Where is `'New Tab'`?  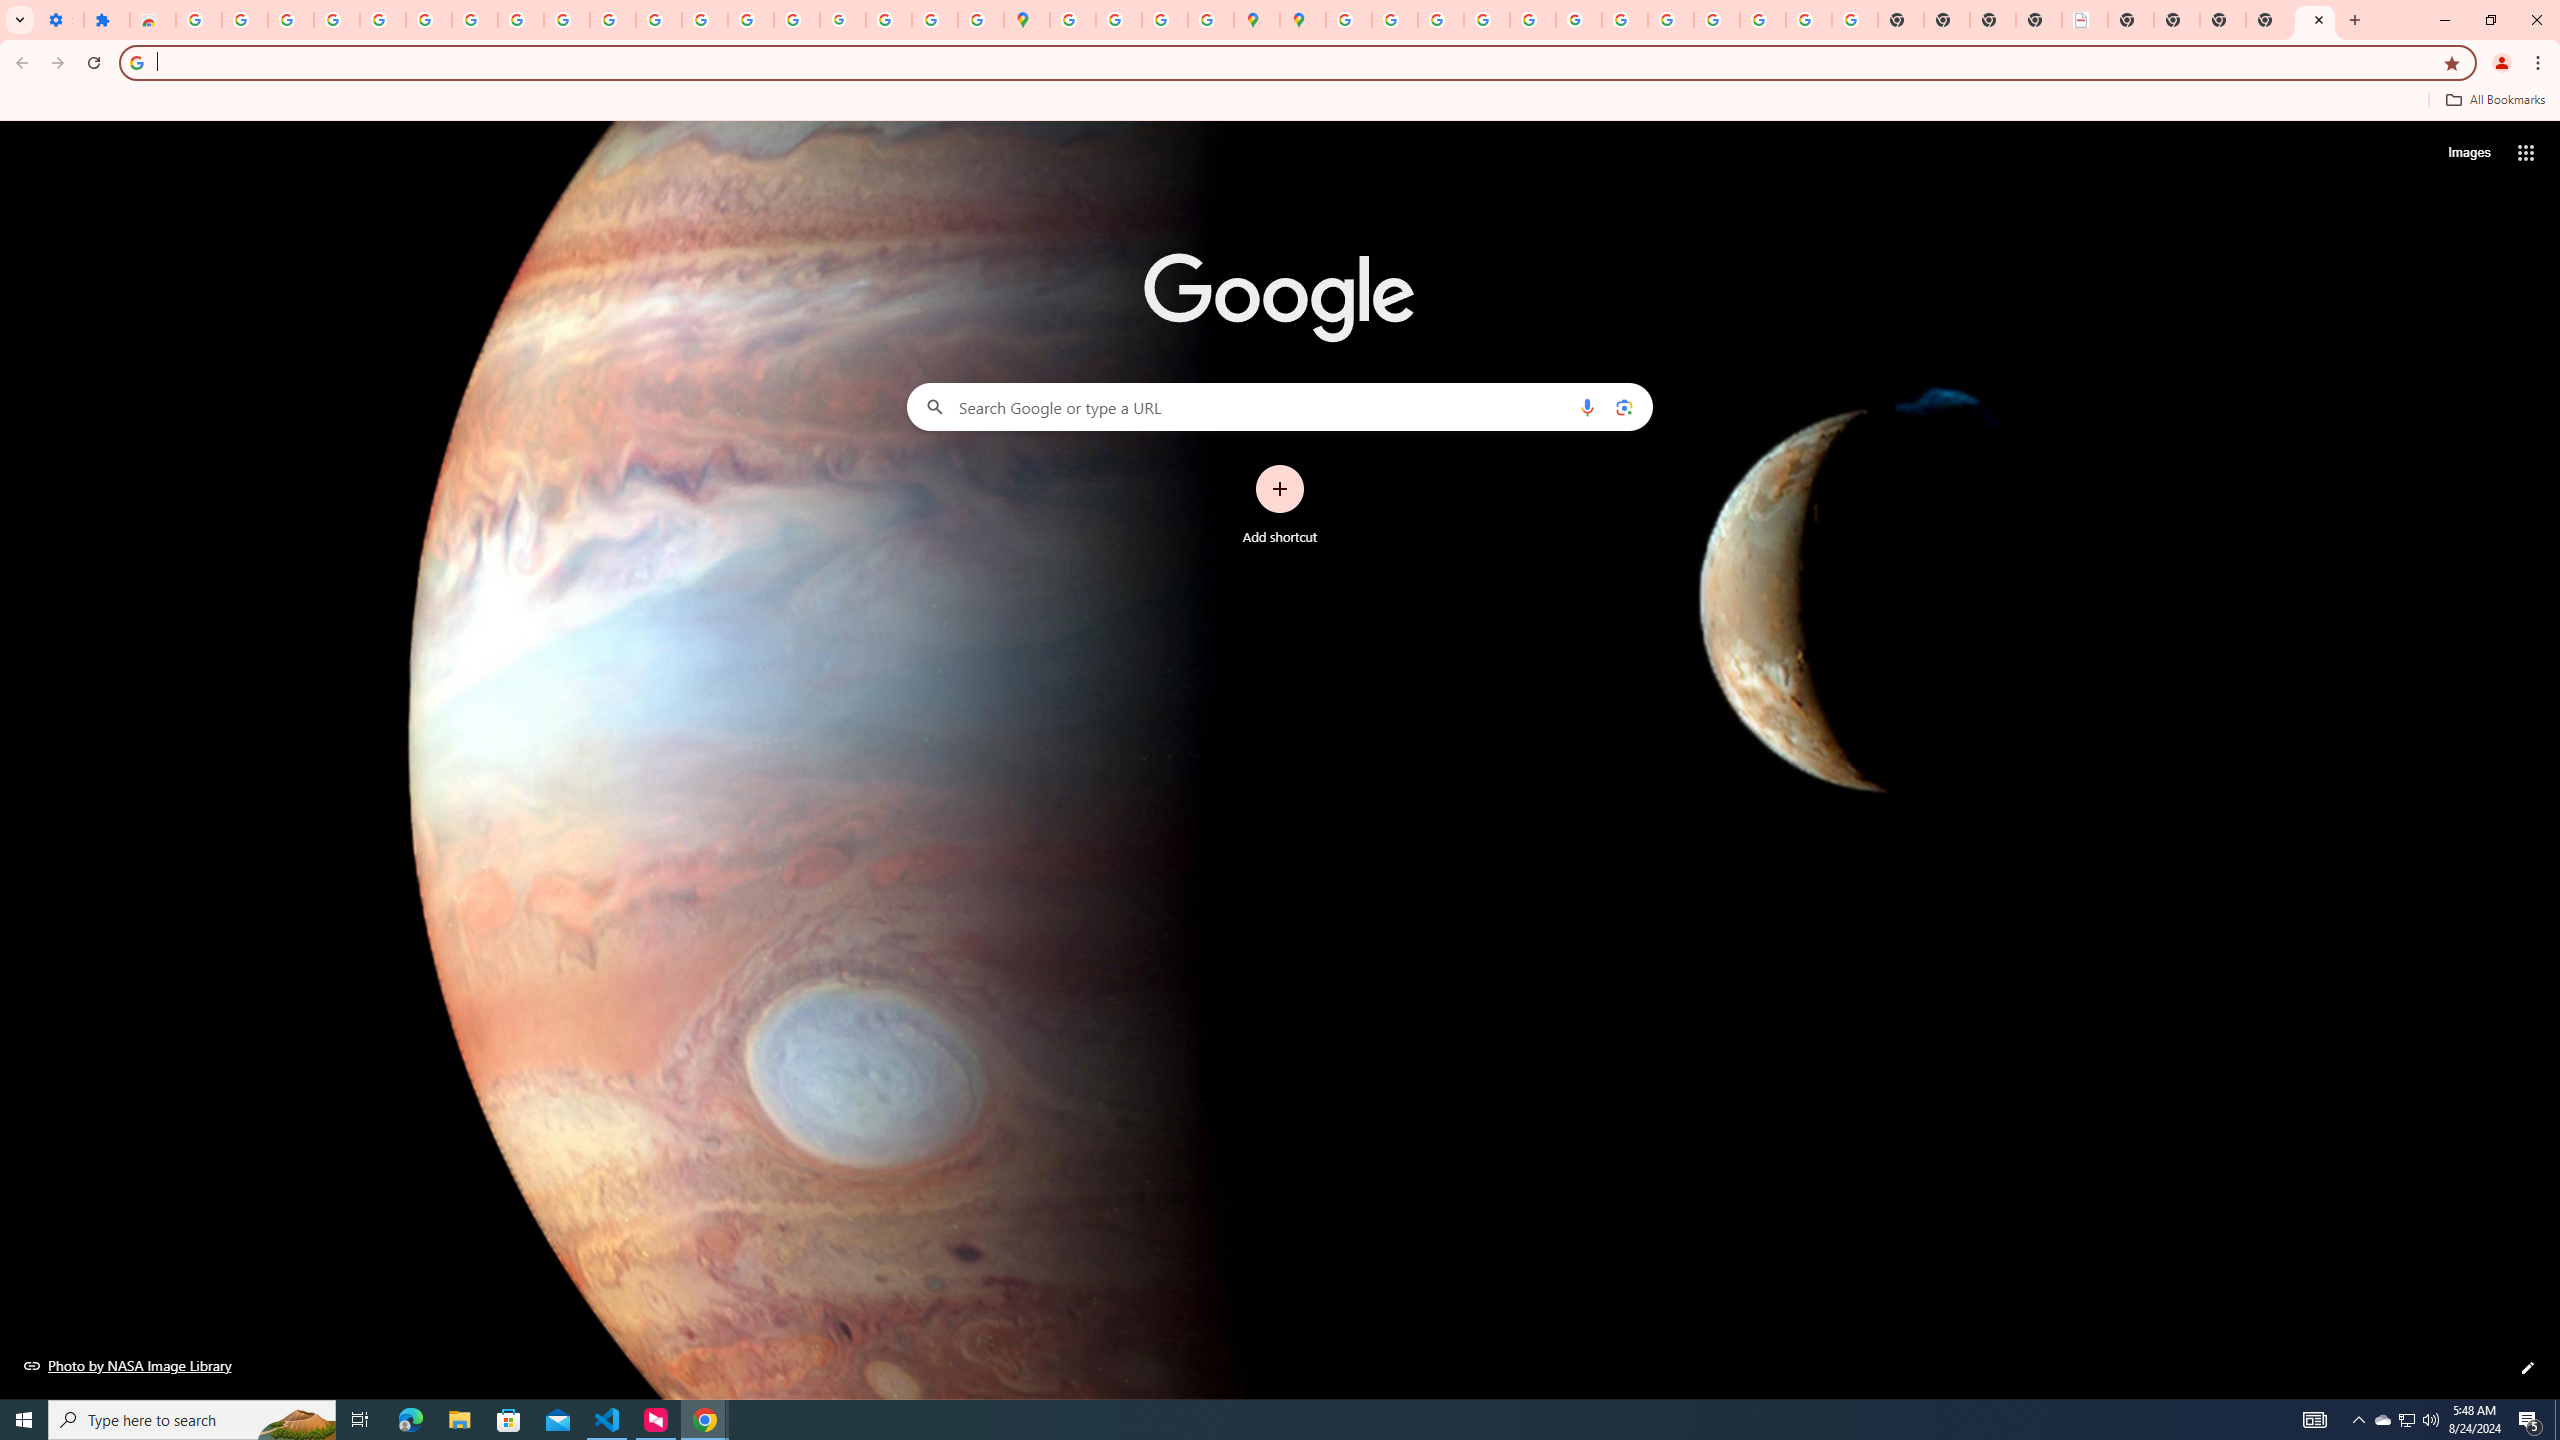
'New Tab' is located at coordinates (2315, 19).